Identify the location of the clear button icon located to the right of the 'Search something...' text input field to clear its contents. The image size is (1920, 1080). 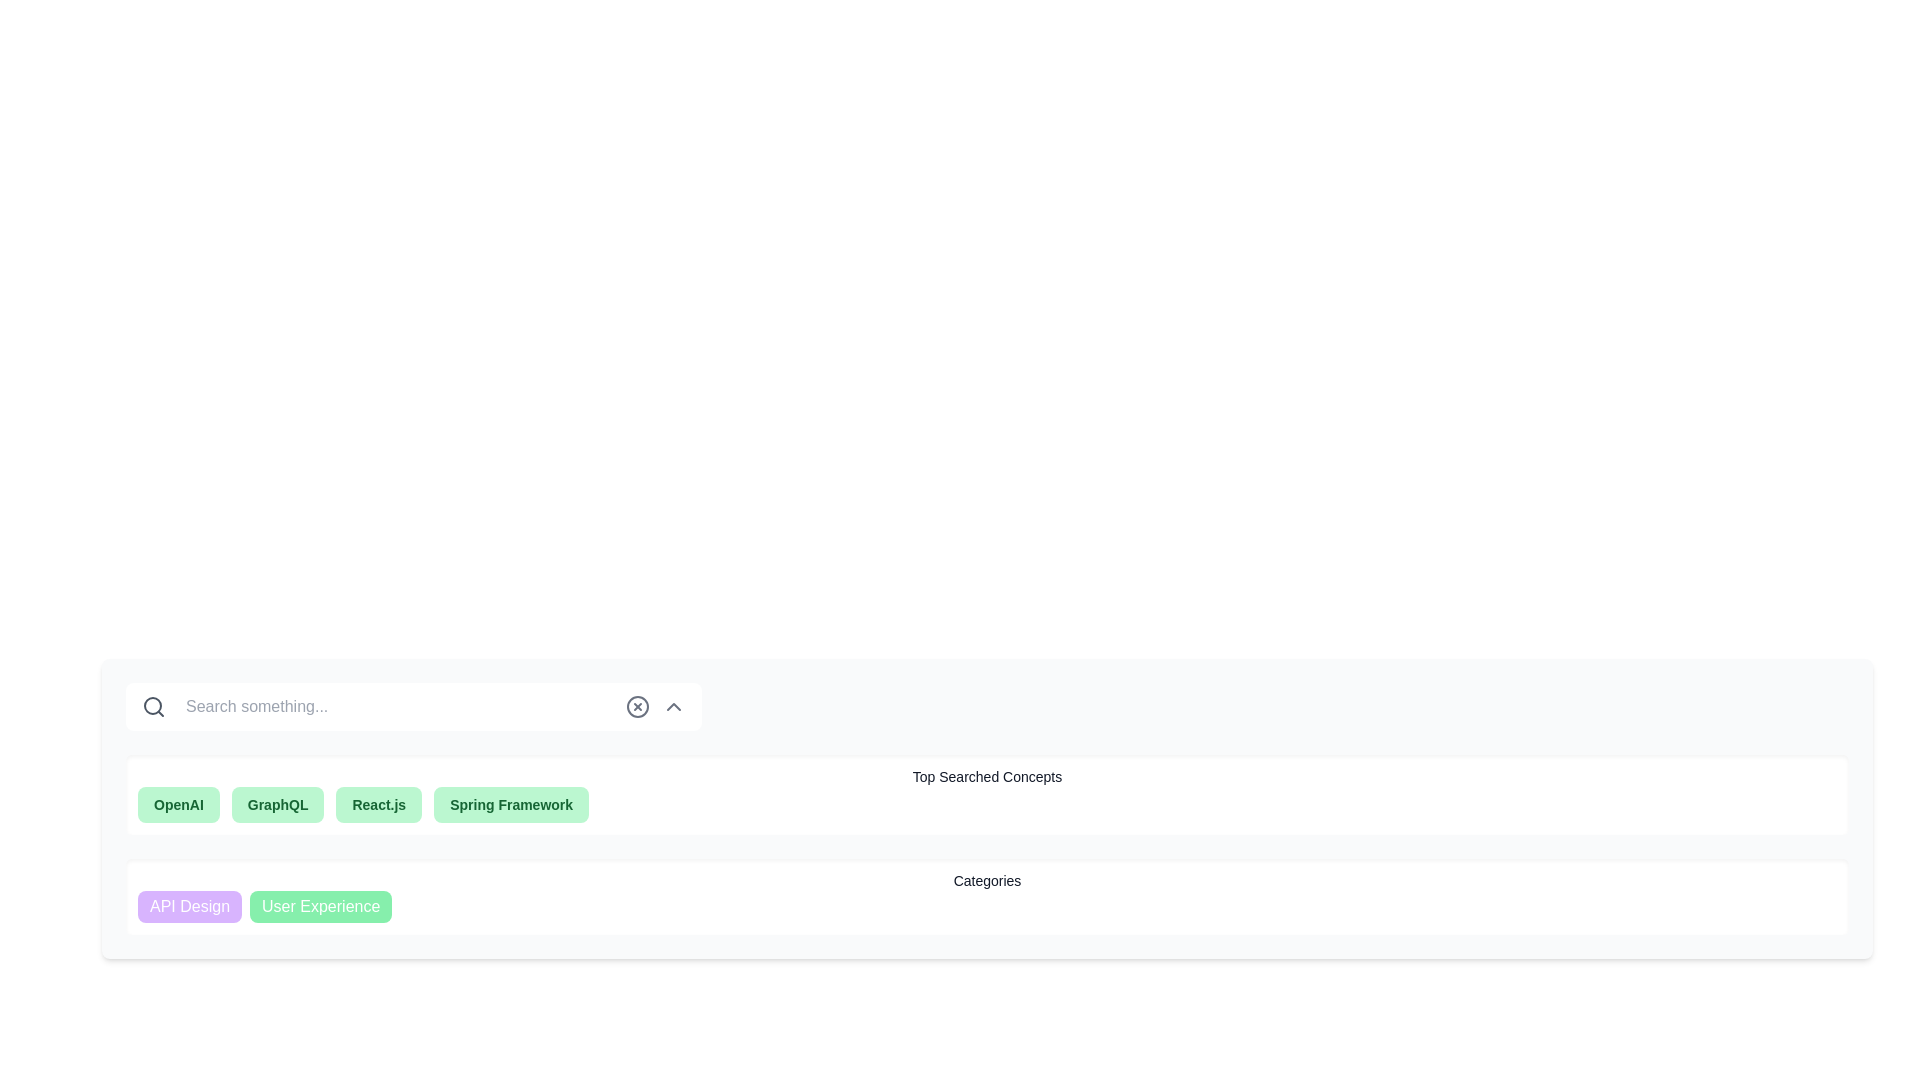
(637, 705).